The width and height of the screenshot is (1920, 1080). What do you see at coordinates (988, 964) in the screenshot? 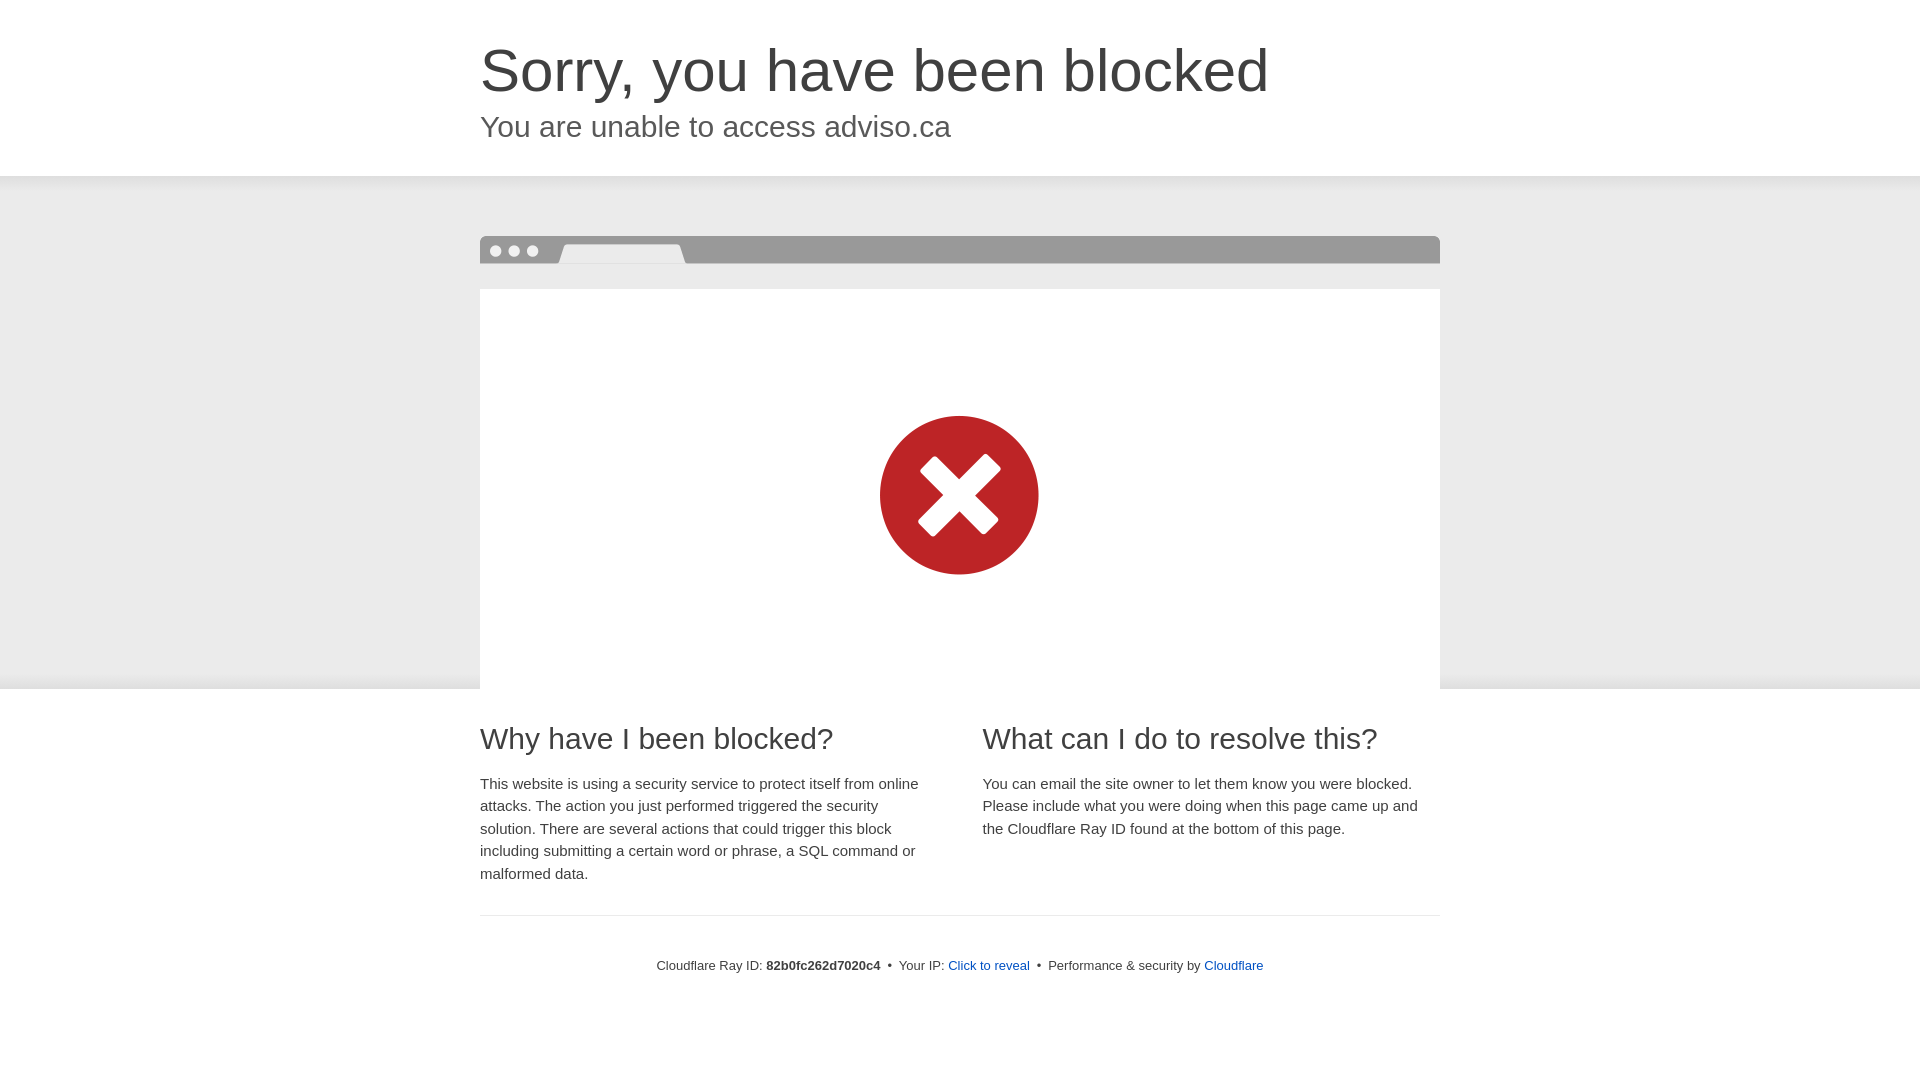
I see `'Click to reveal'` at bounding box center [988, 964].